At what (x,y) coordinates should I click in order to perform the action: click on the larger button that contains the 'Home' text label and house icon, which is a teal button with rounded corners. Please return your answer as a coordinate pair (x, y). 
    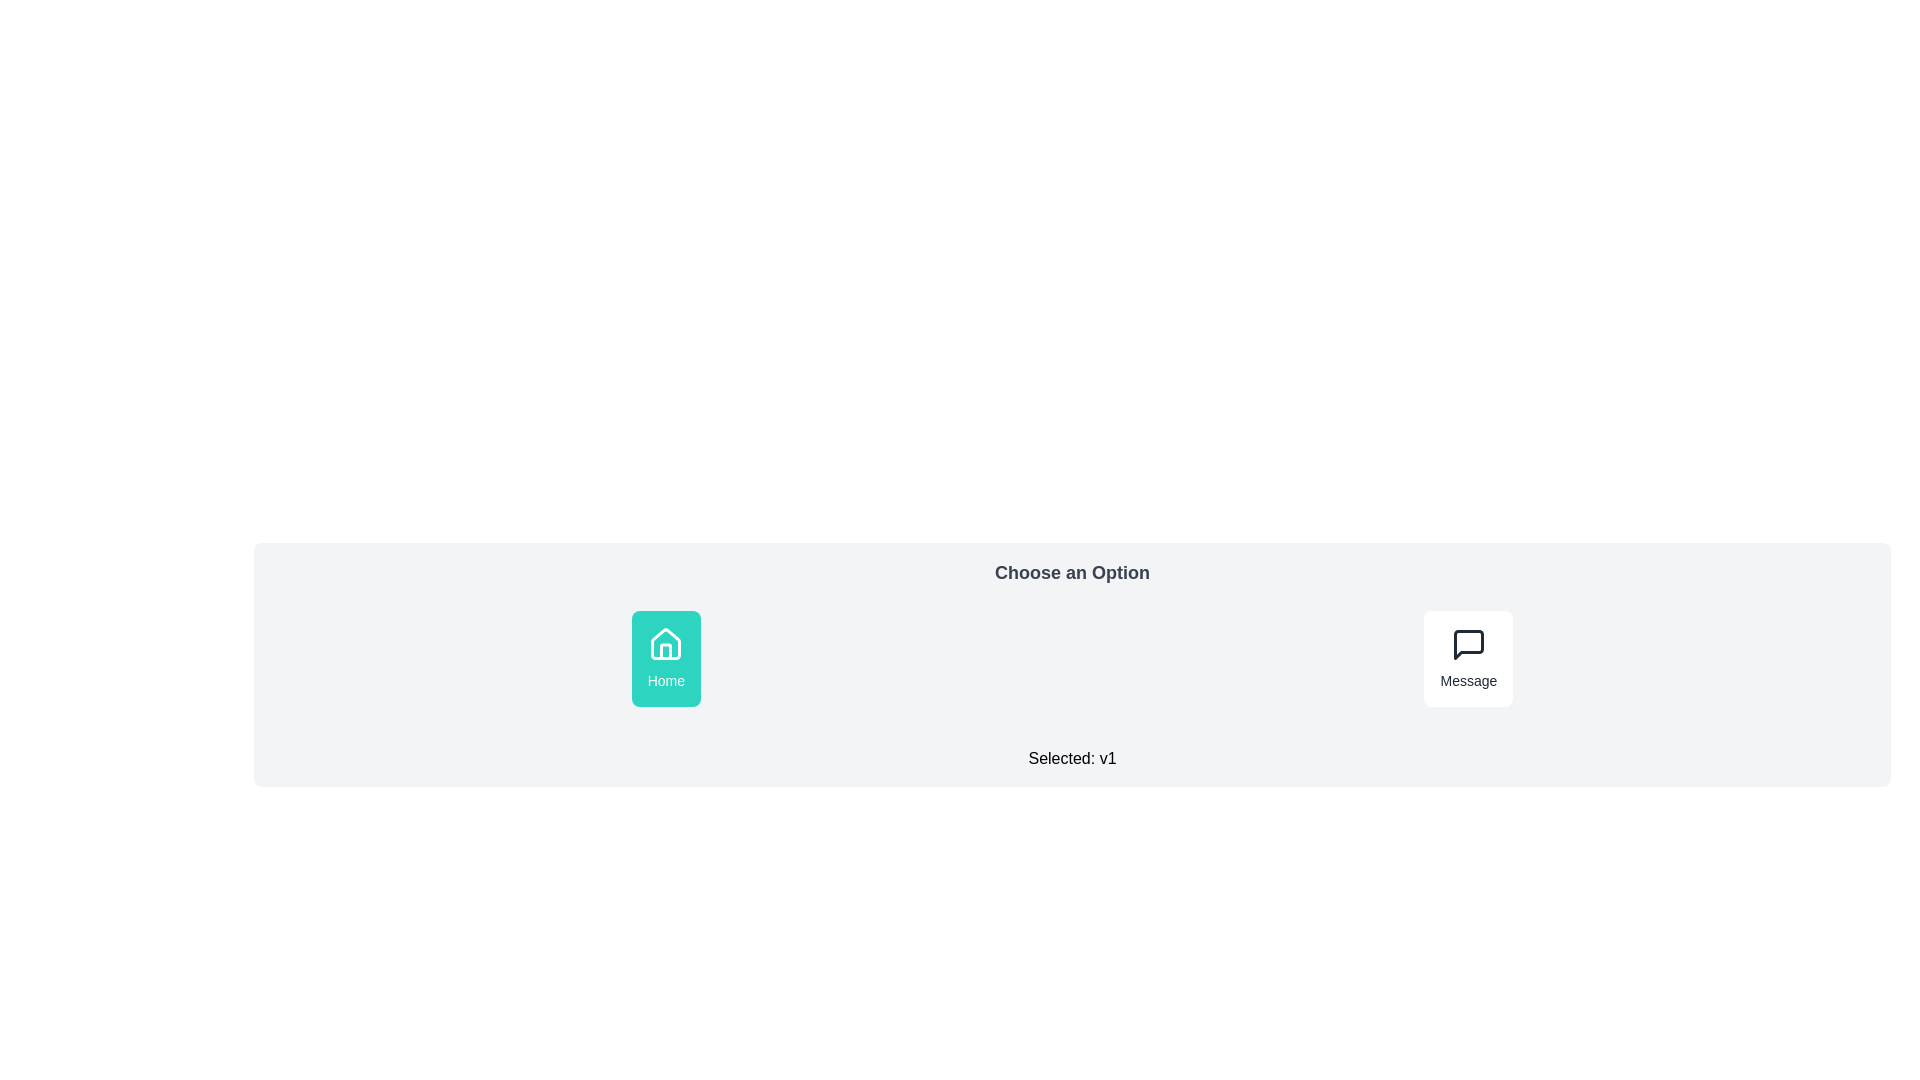
    Looking at the image, I should click on (666, 680).